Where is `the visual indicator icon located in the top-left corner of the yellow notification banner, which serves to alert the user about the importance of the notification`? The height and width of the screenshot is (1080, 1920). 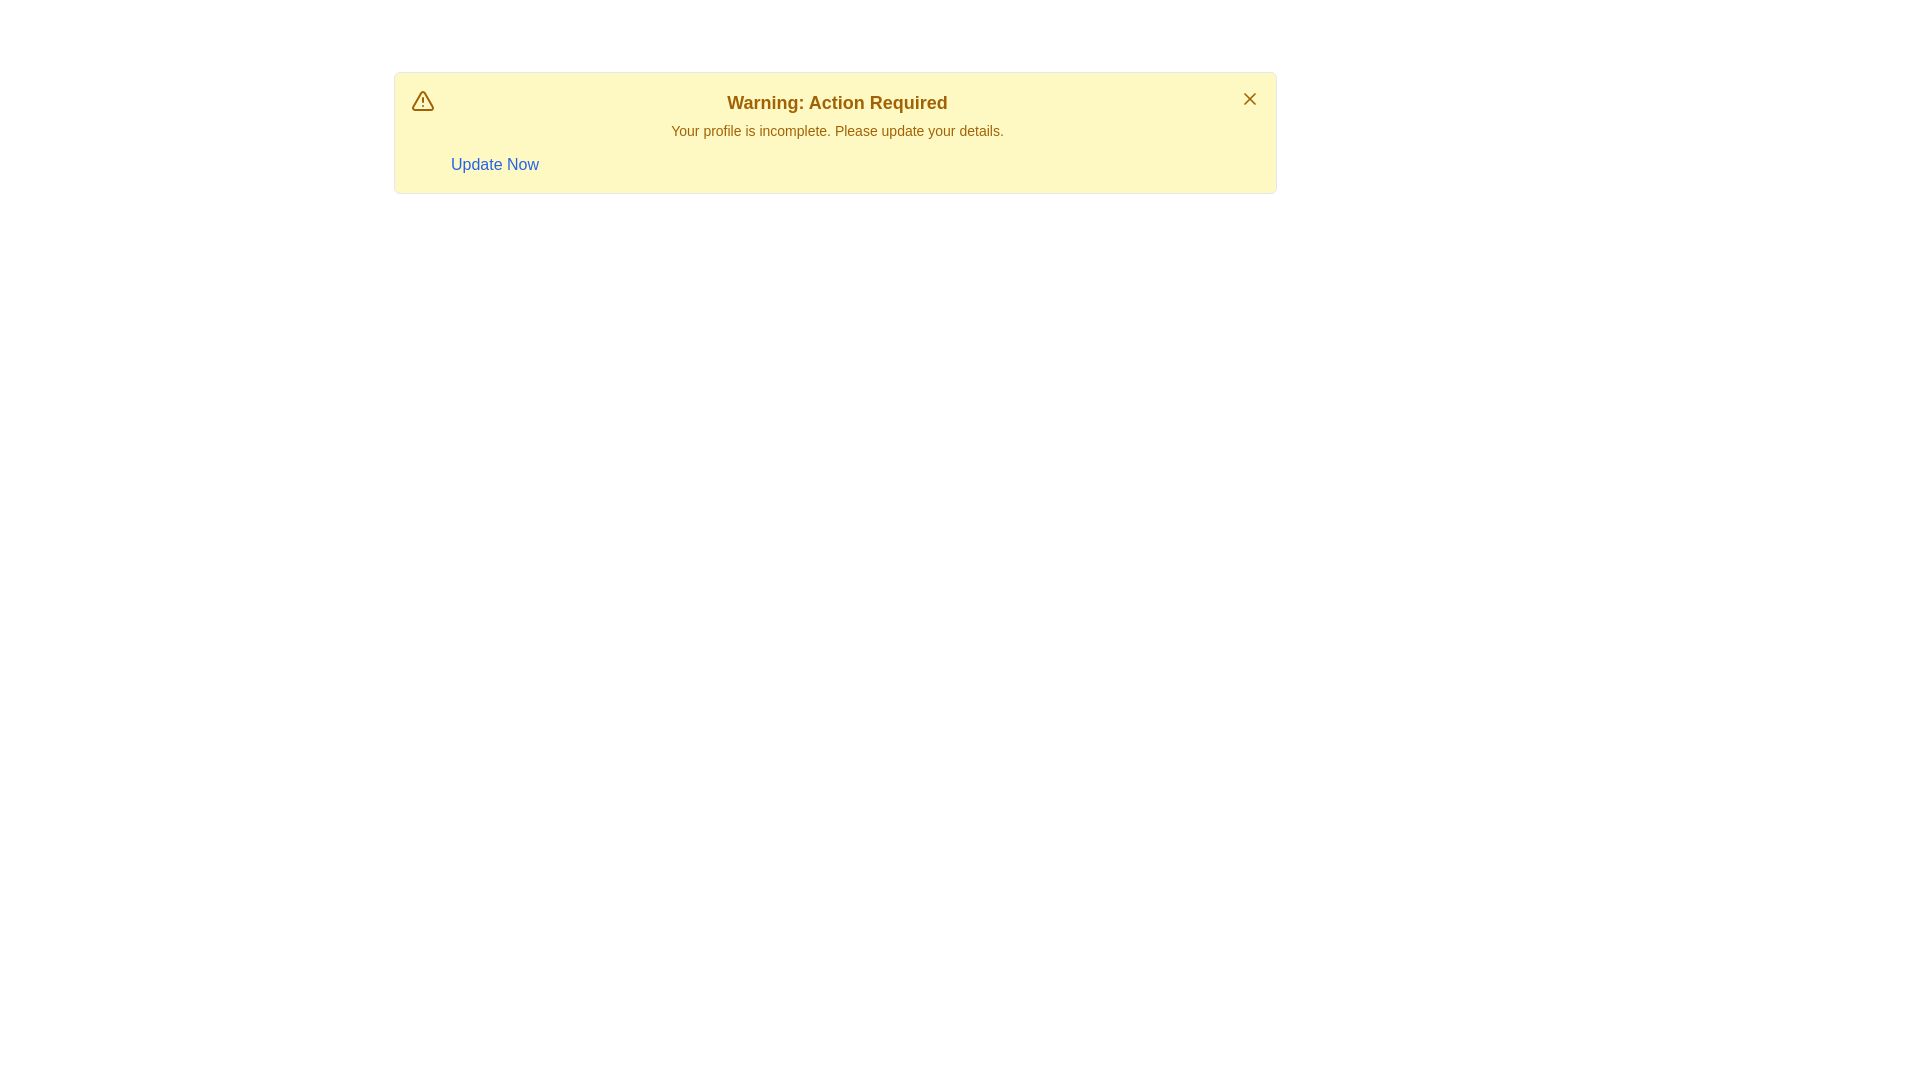 the visual indicator icon located in the top-left corner of the yellow notification banner, which serves to alert the user about the importance of the notification is located at coordinates (421, 100).